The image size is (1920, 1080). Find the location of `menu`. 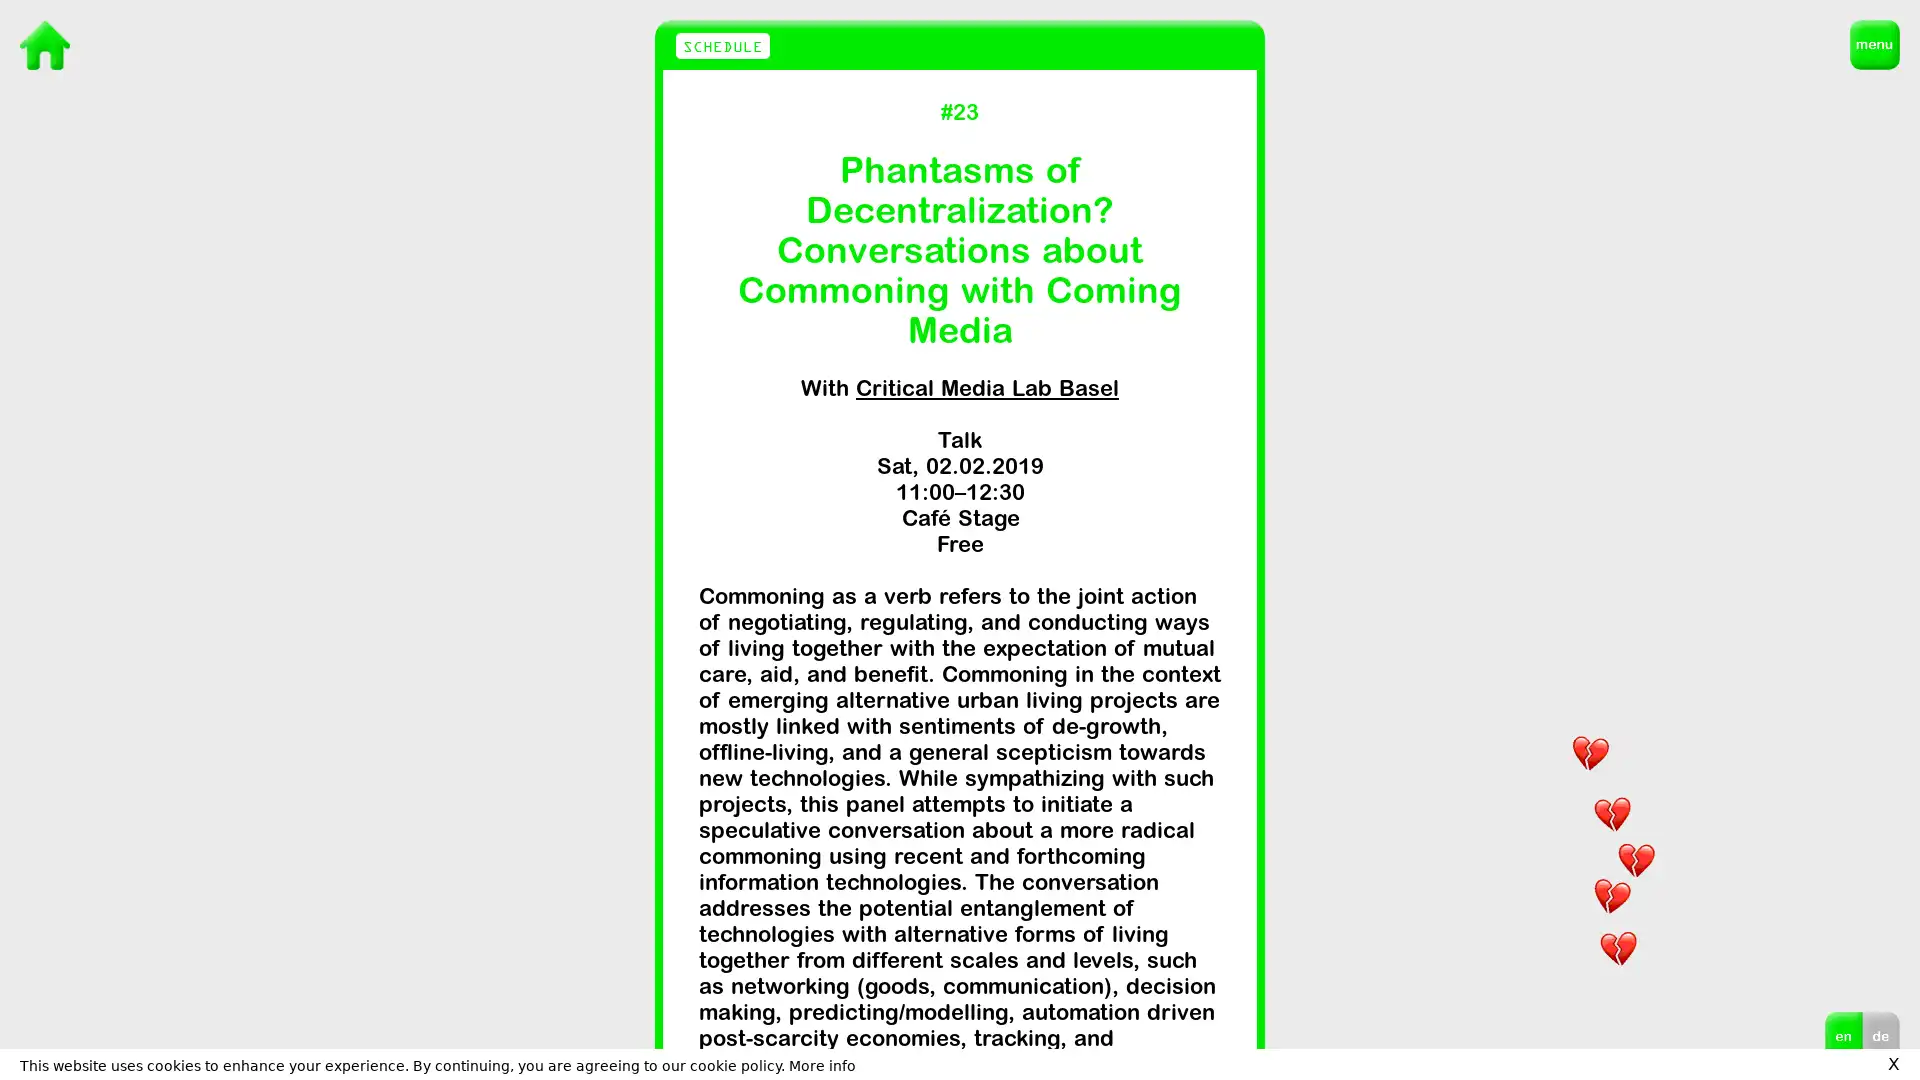

menu is located at coordinates (1874, 45).